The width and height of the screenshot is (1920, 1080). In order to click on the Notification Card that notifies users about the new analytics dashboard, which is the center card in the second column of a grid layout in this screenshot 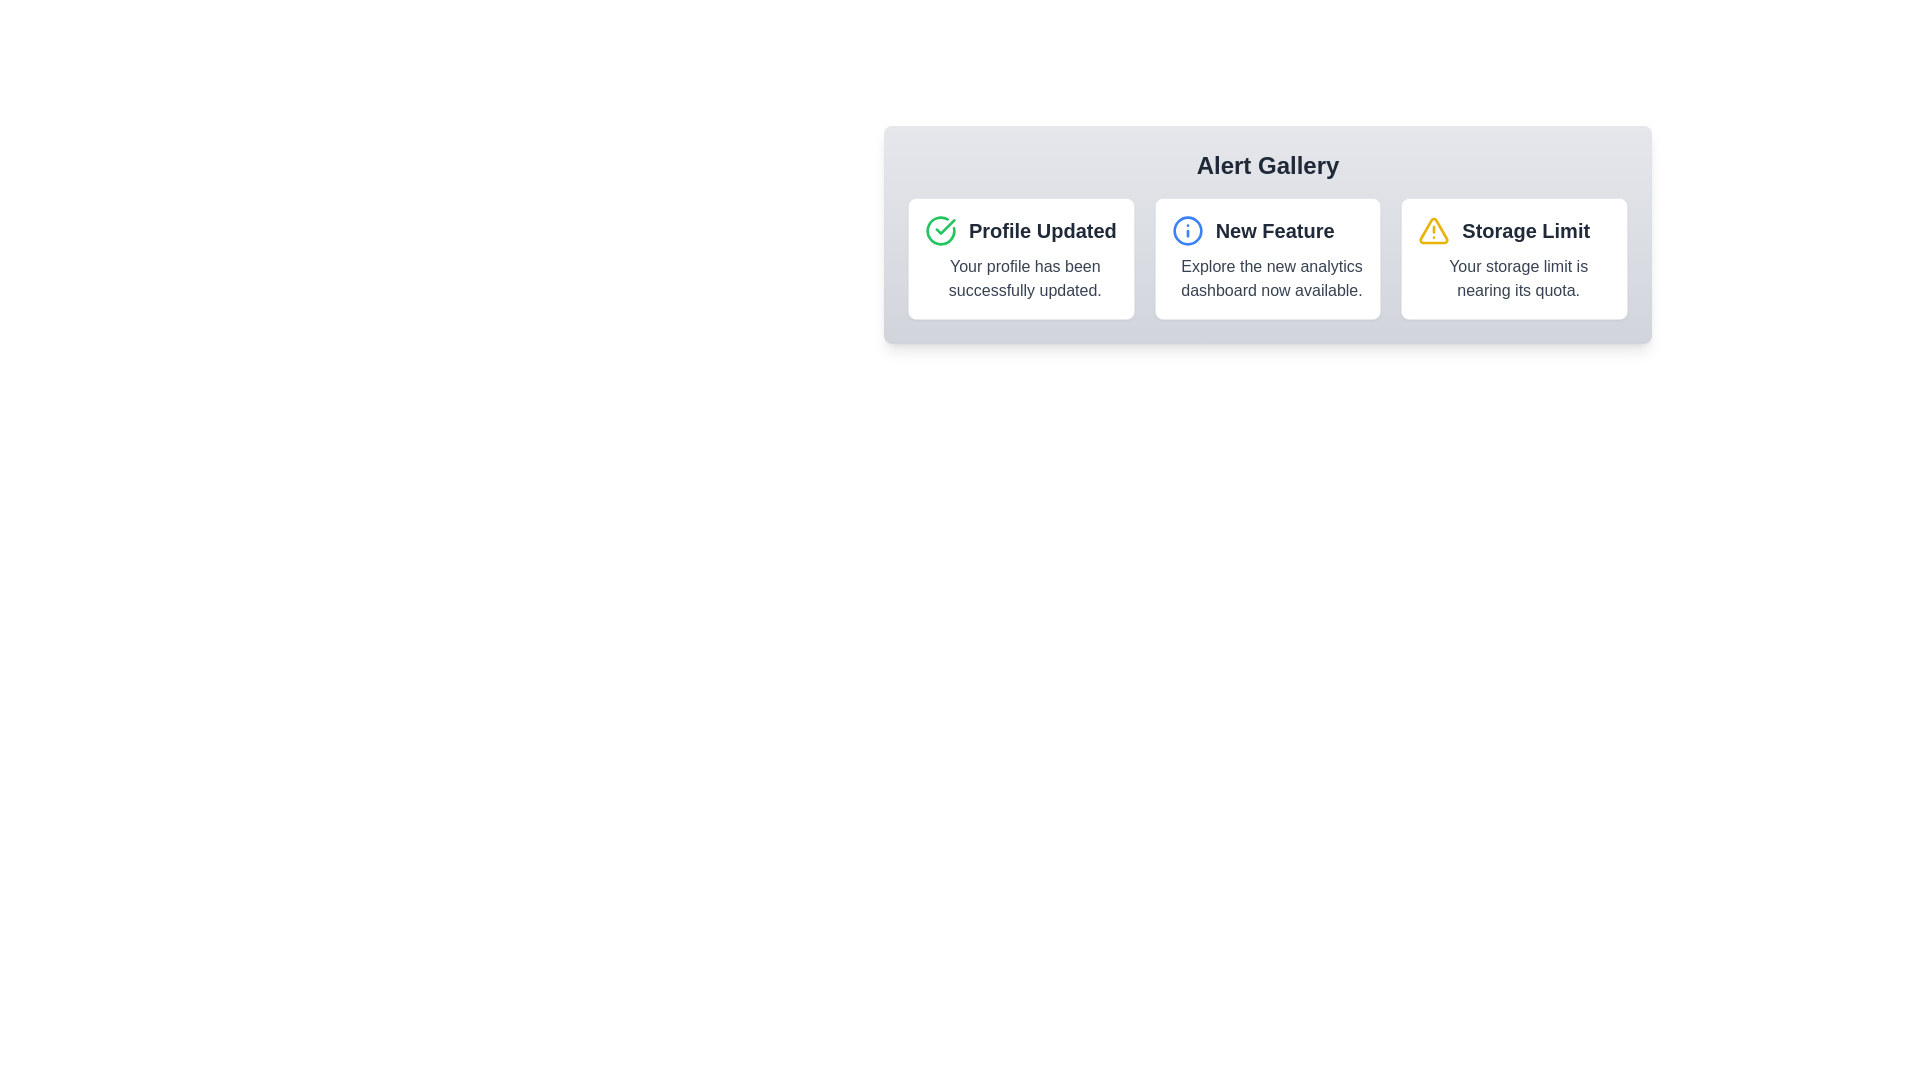, I will do `click(1266, 257)`.